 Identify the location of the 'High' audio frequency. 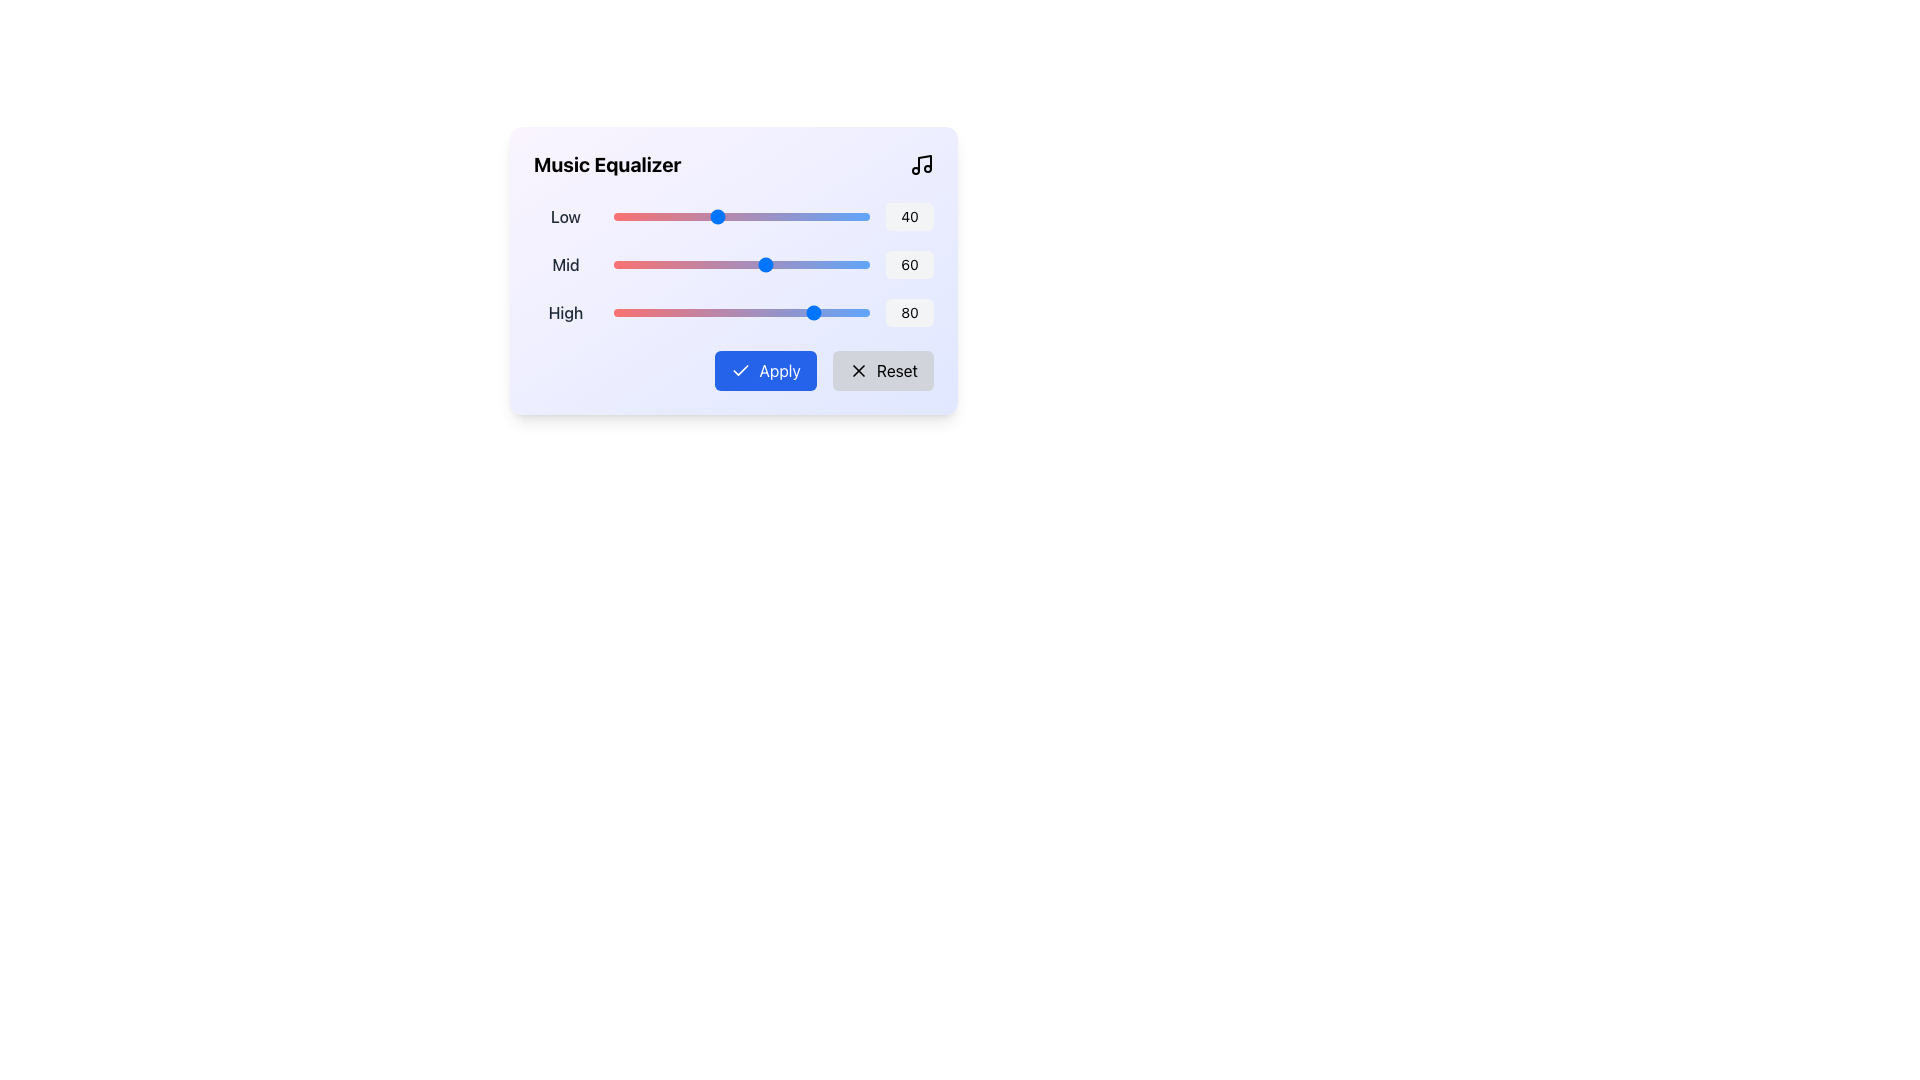
(864, 312).